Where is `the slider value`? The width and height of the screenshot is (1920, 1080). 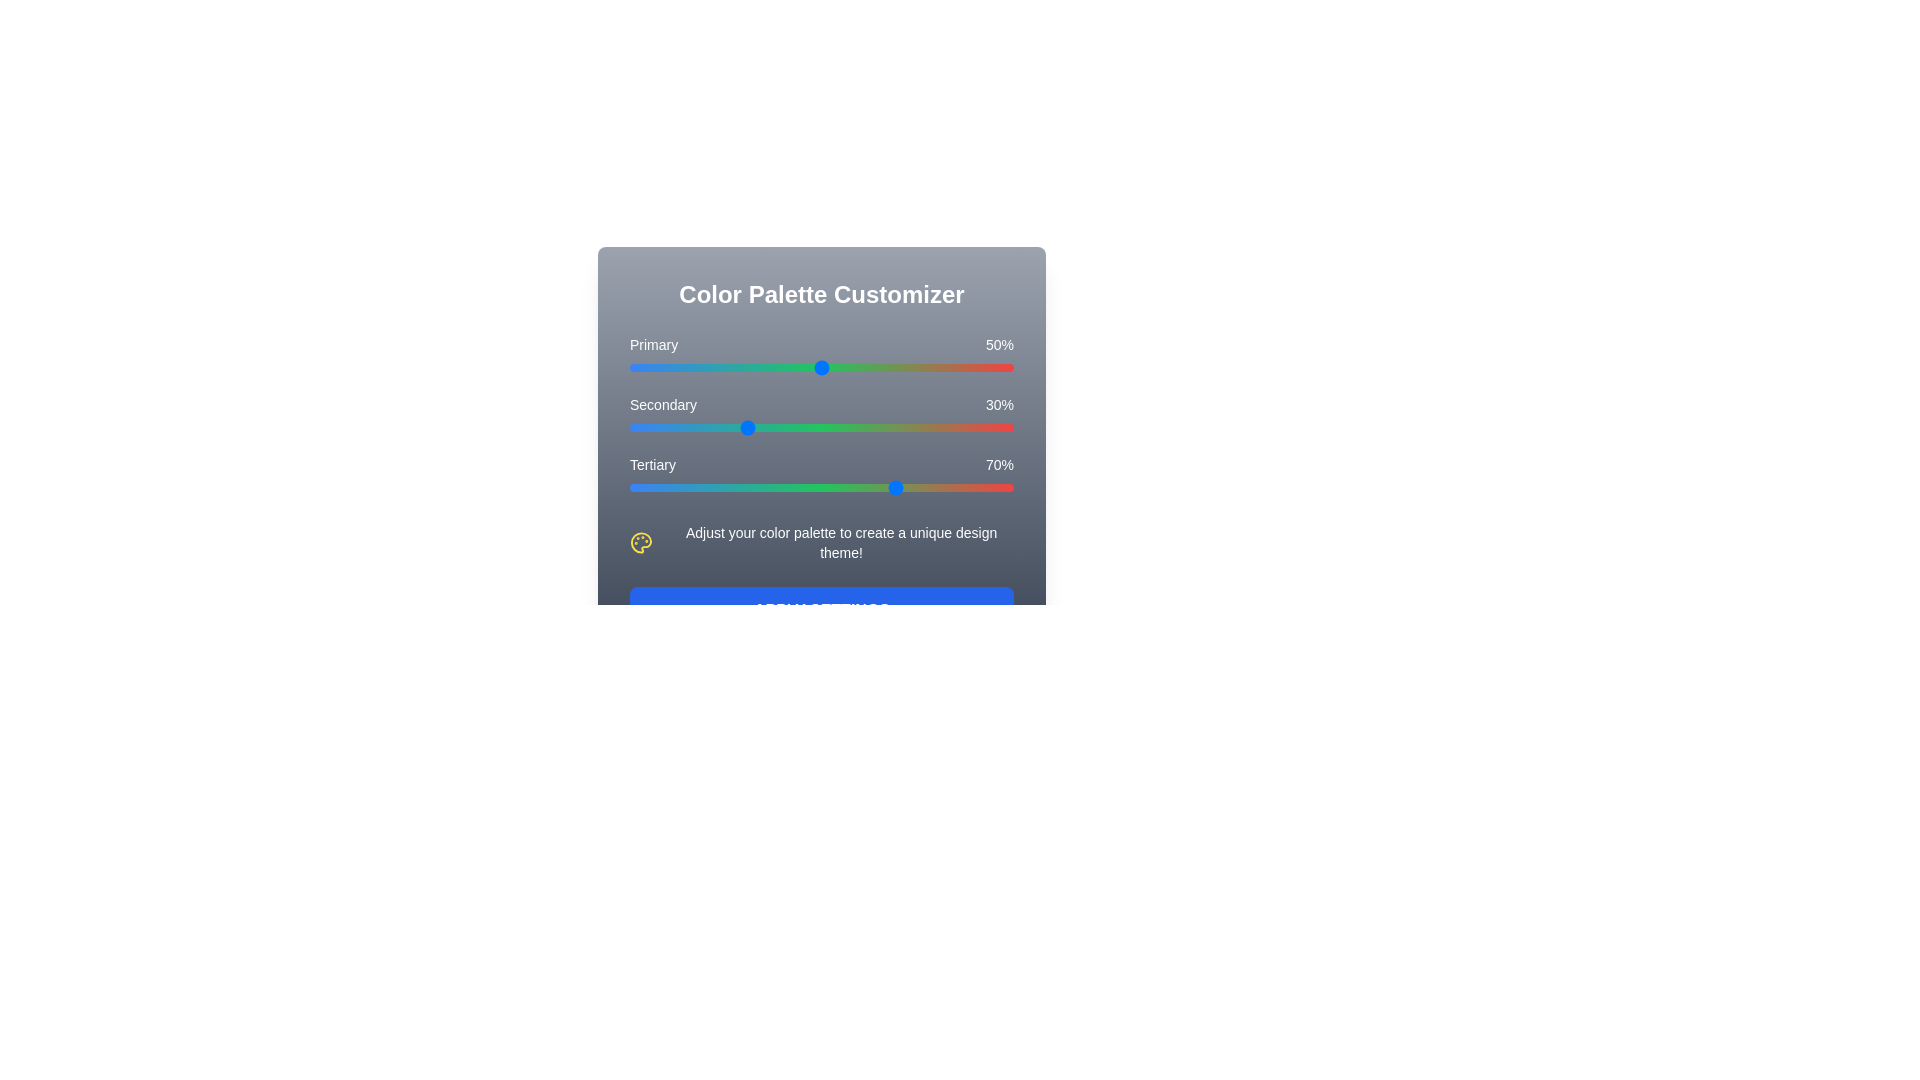 the slider value is located at coordinates (652, 427).